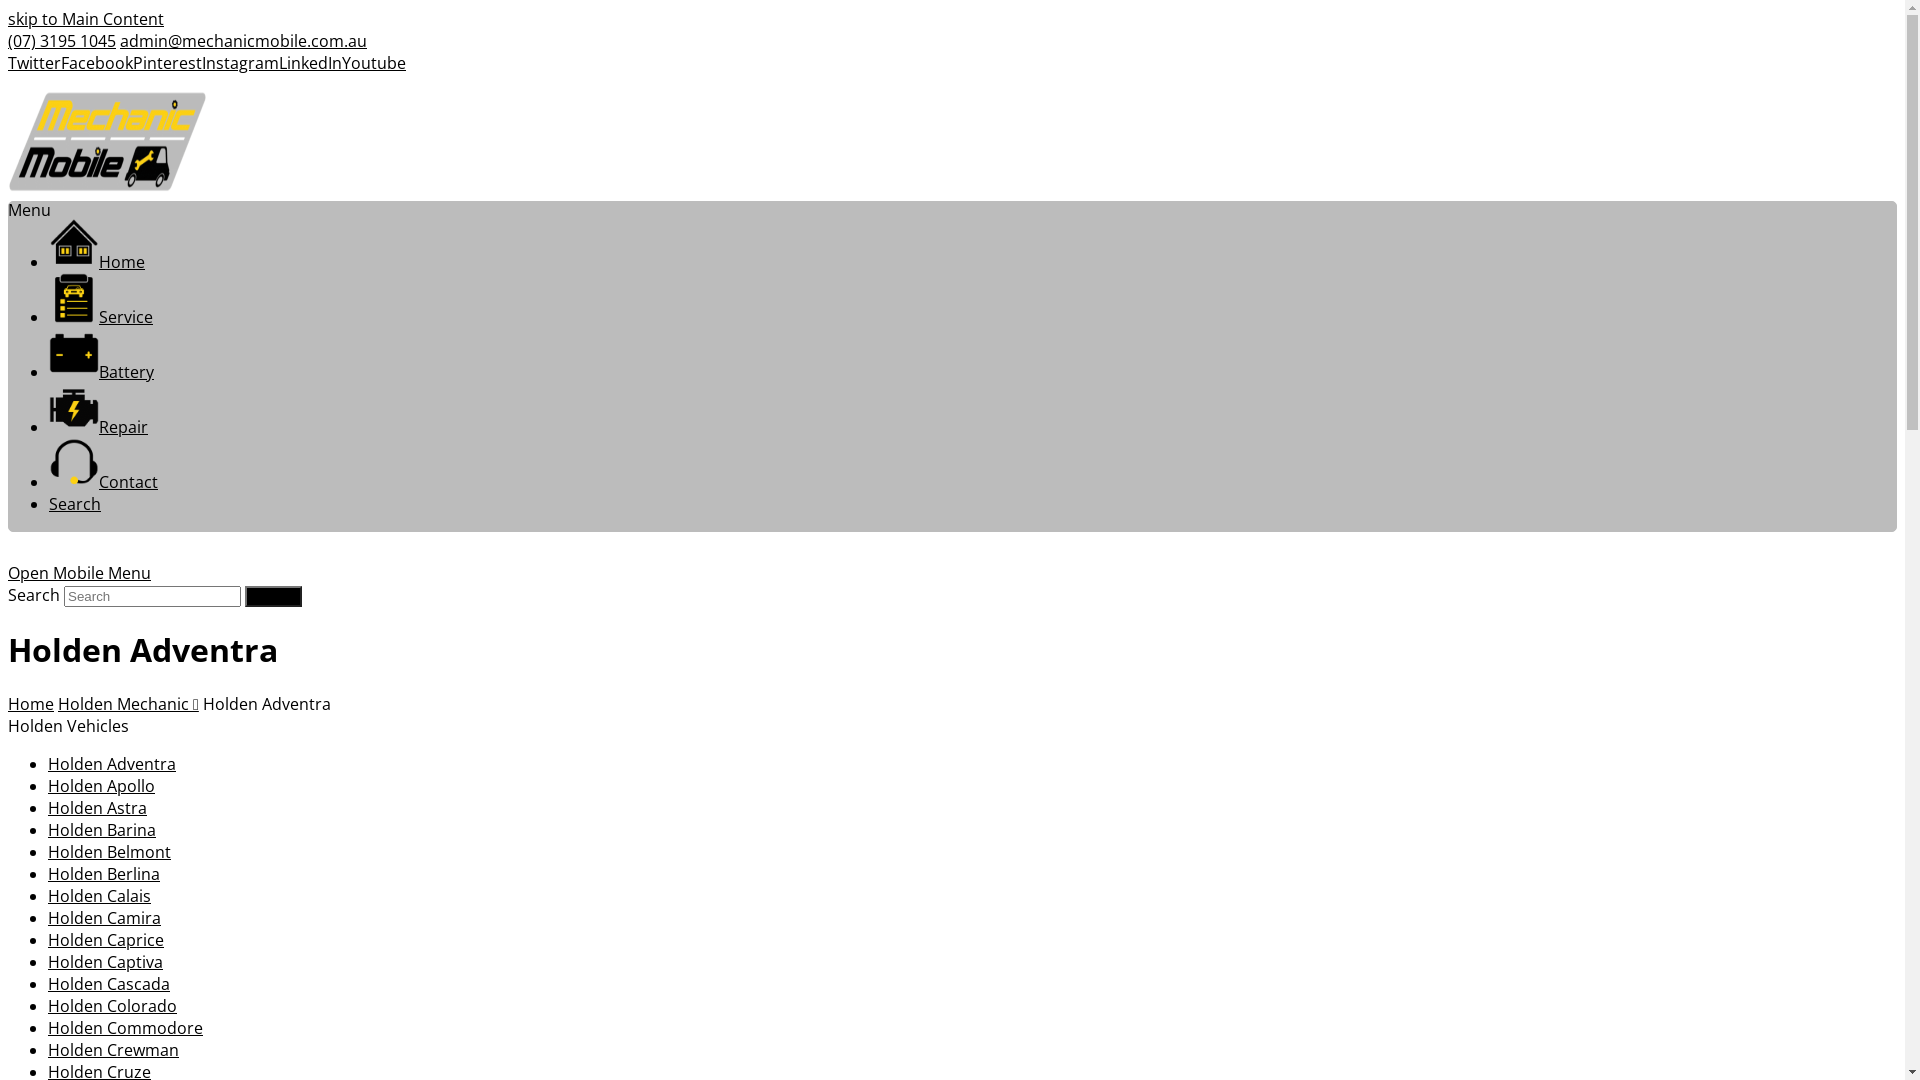  What do you see at coordinates (103, 873) in the screenshot?
I see `'Holden Berlina'` at bounding box center [103, 873].